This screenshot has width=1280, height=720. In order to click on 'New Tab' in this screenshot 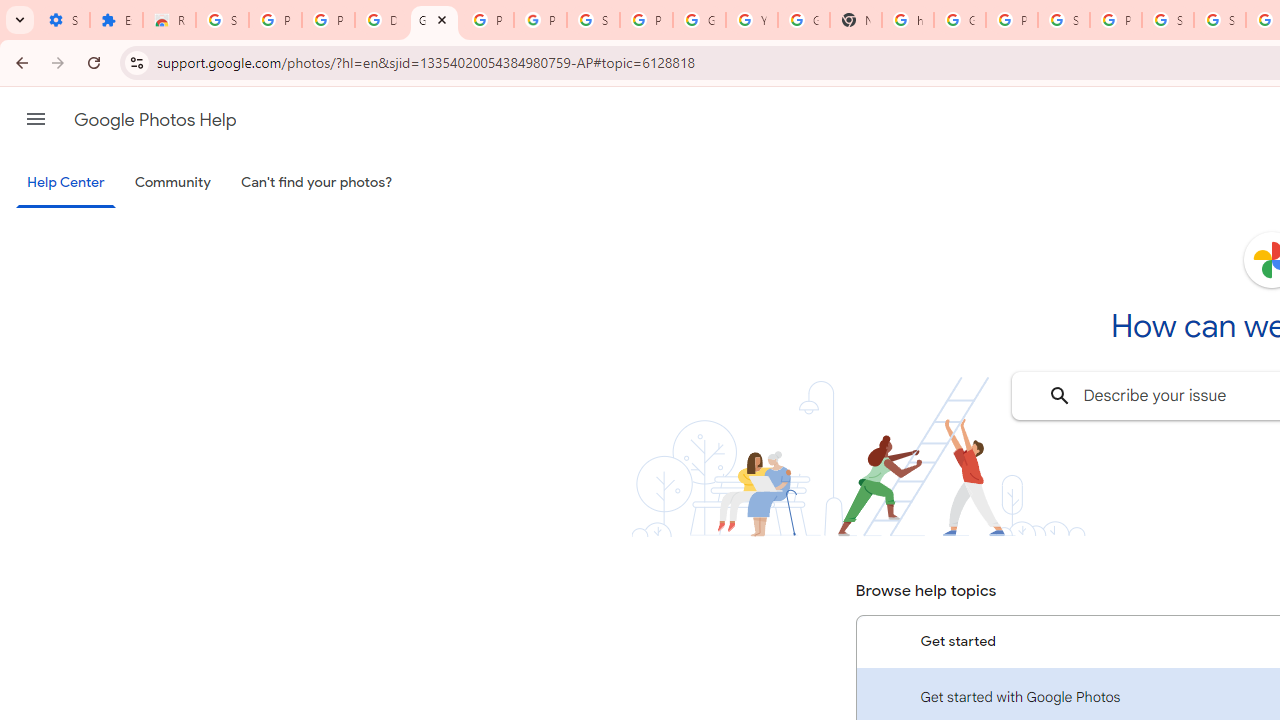, I will do `click(855, 20)`.